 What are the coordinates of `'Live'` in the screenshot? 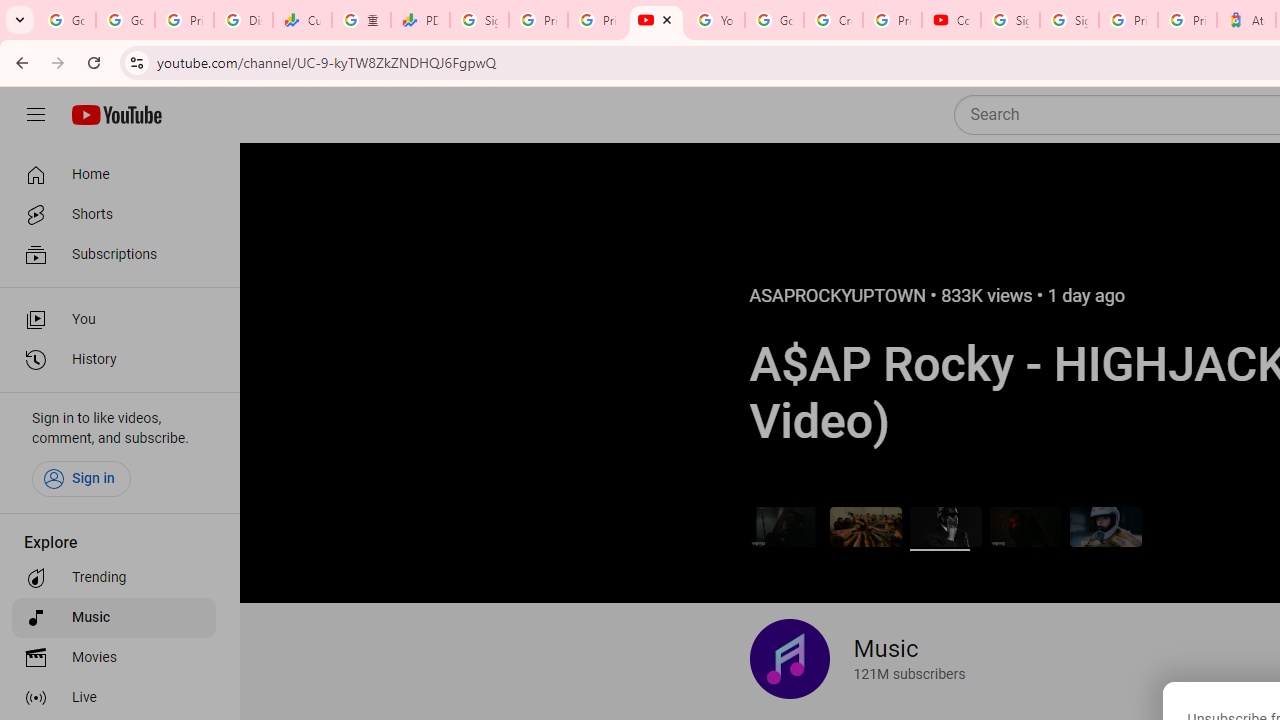 It's located at (112, 697).